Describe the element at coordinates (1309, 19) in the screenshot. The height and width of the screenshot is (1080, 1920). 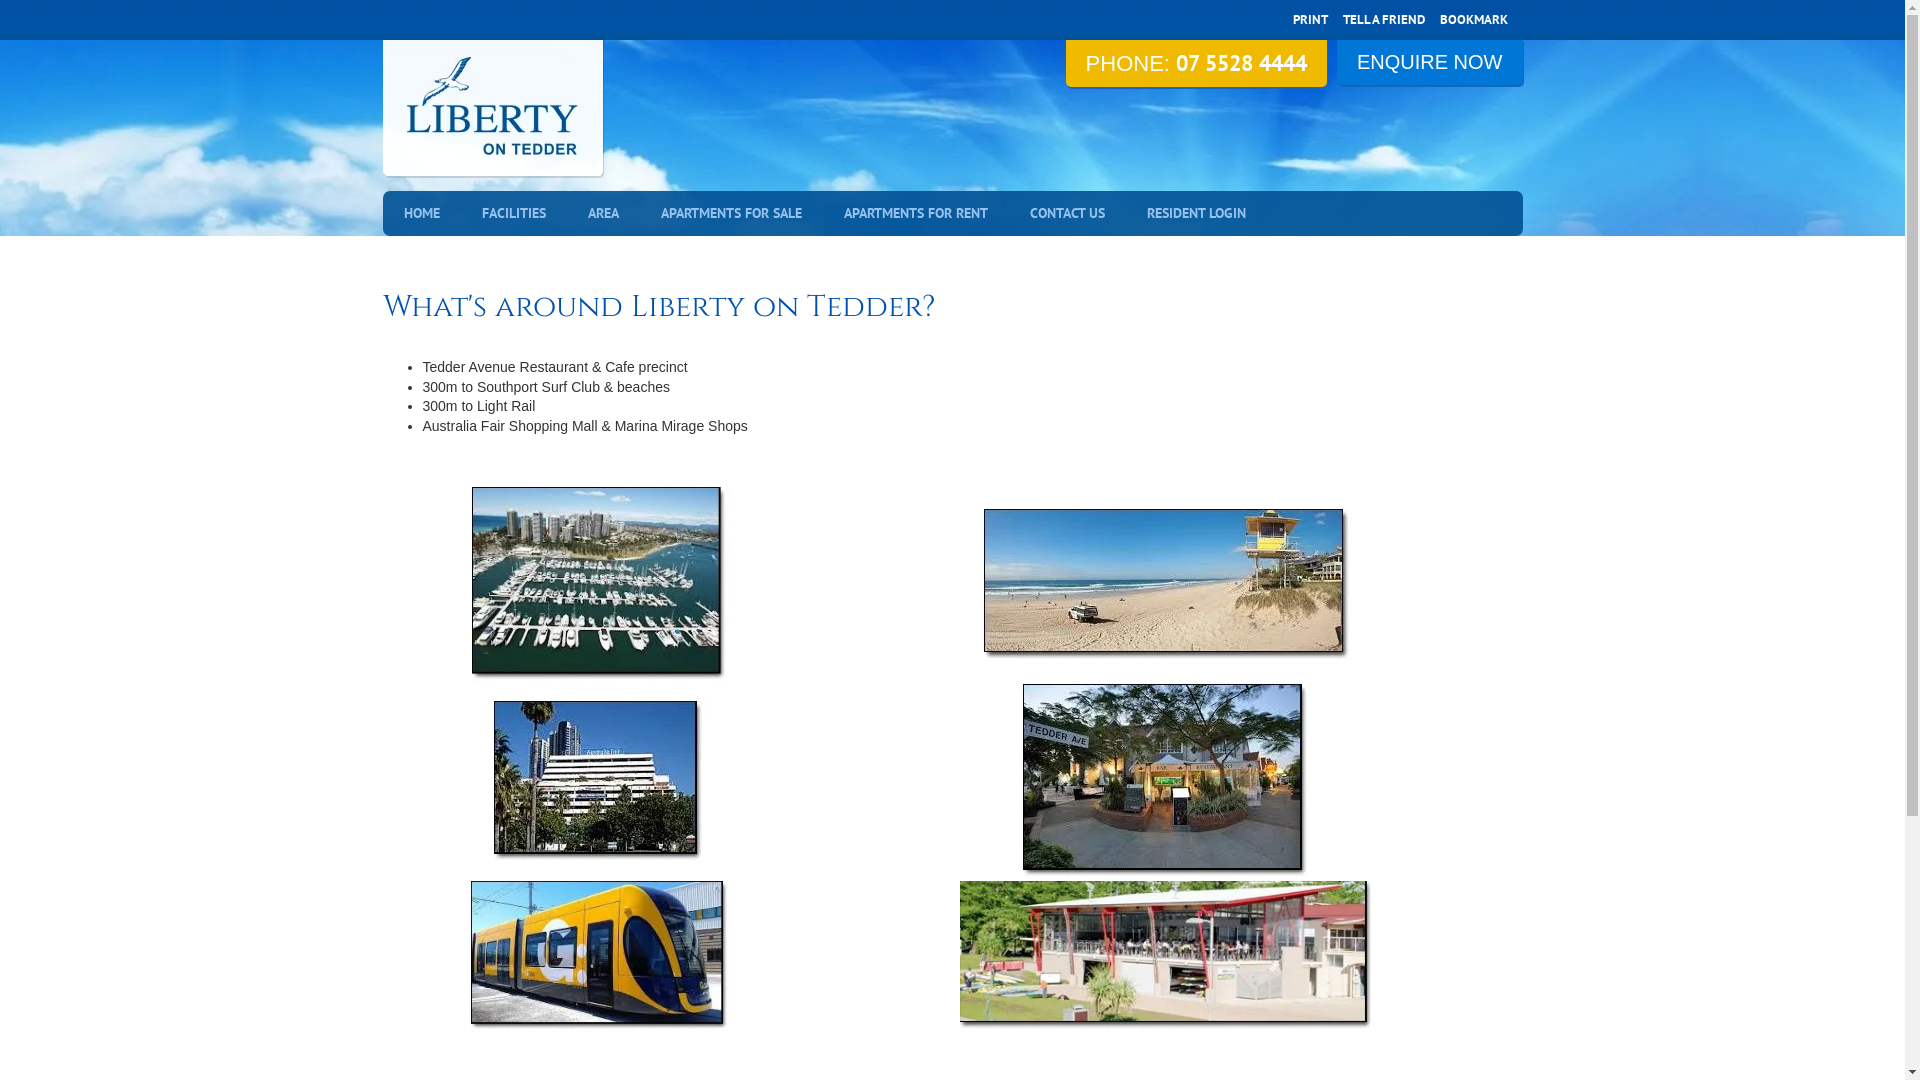
I see `'PRINT'` at that location.